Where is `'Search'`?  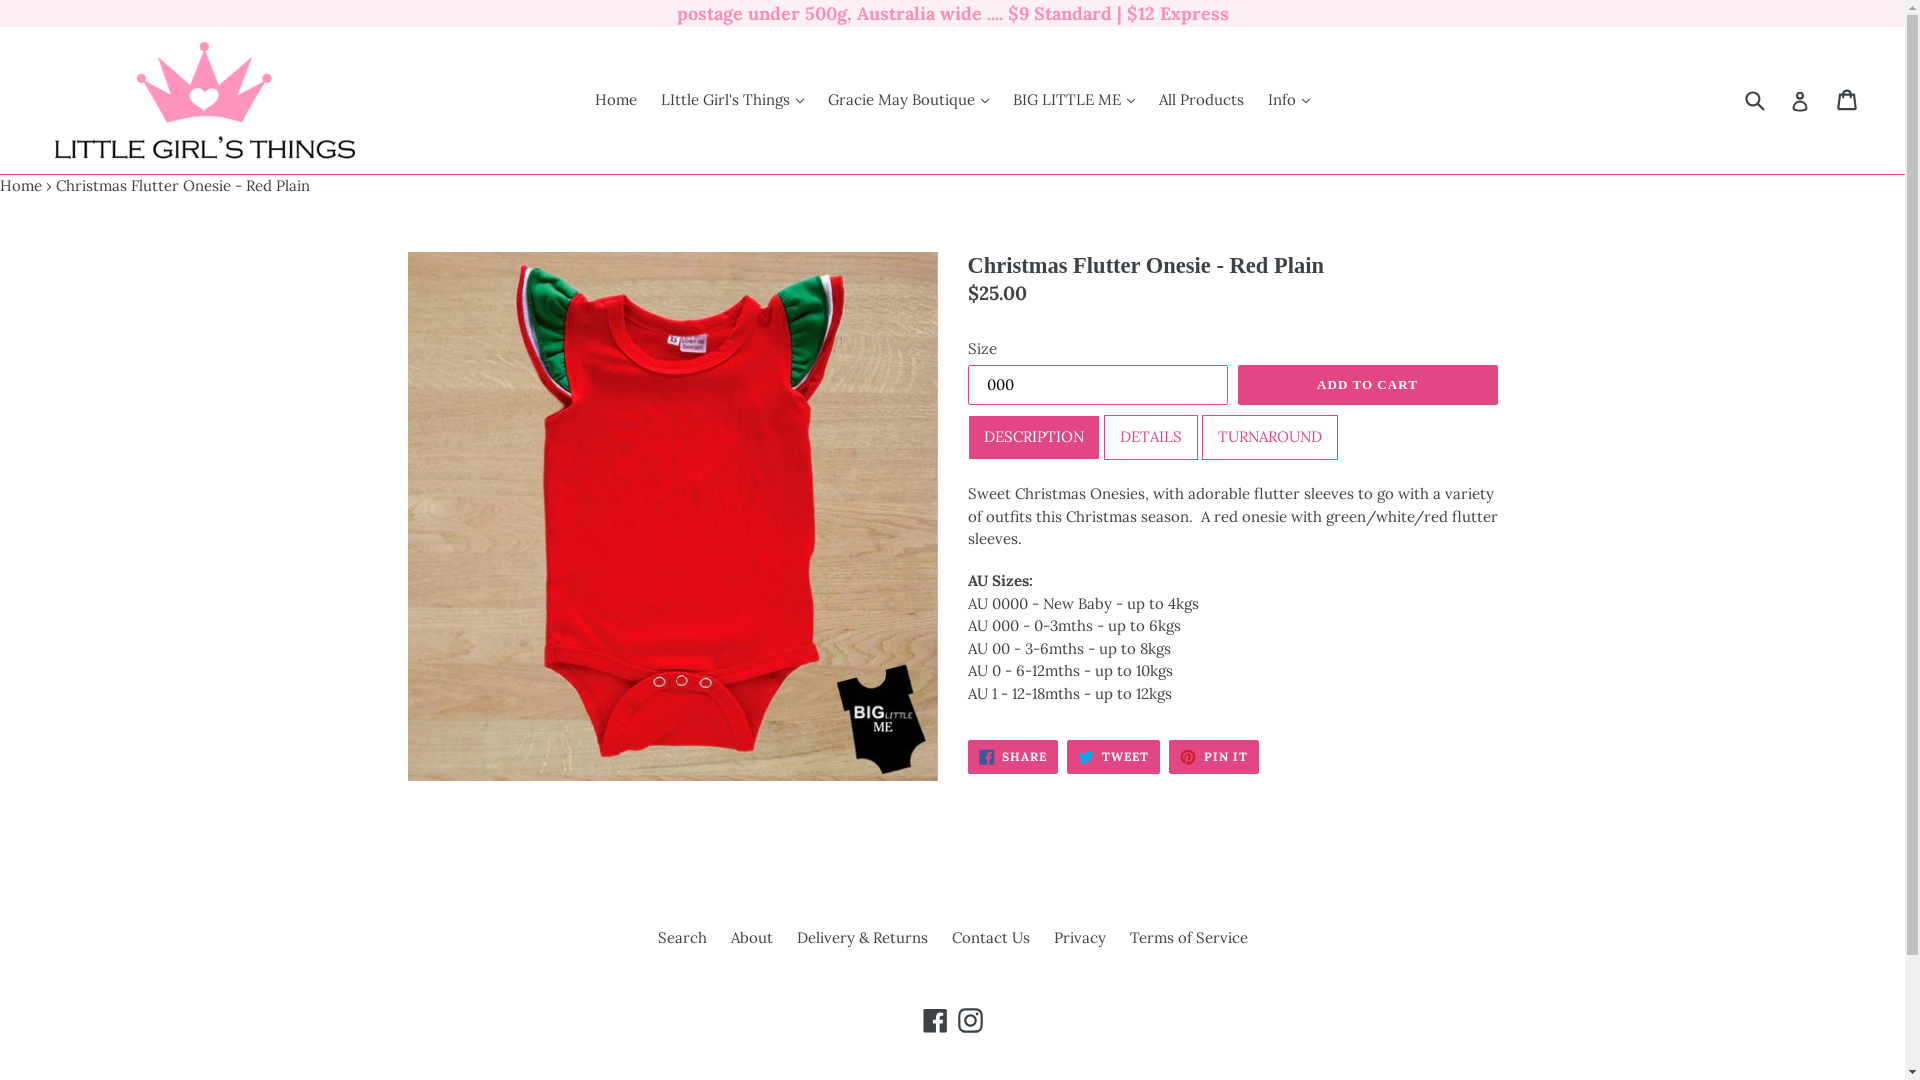 'Search' is located at coordinates (682, 937).